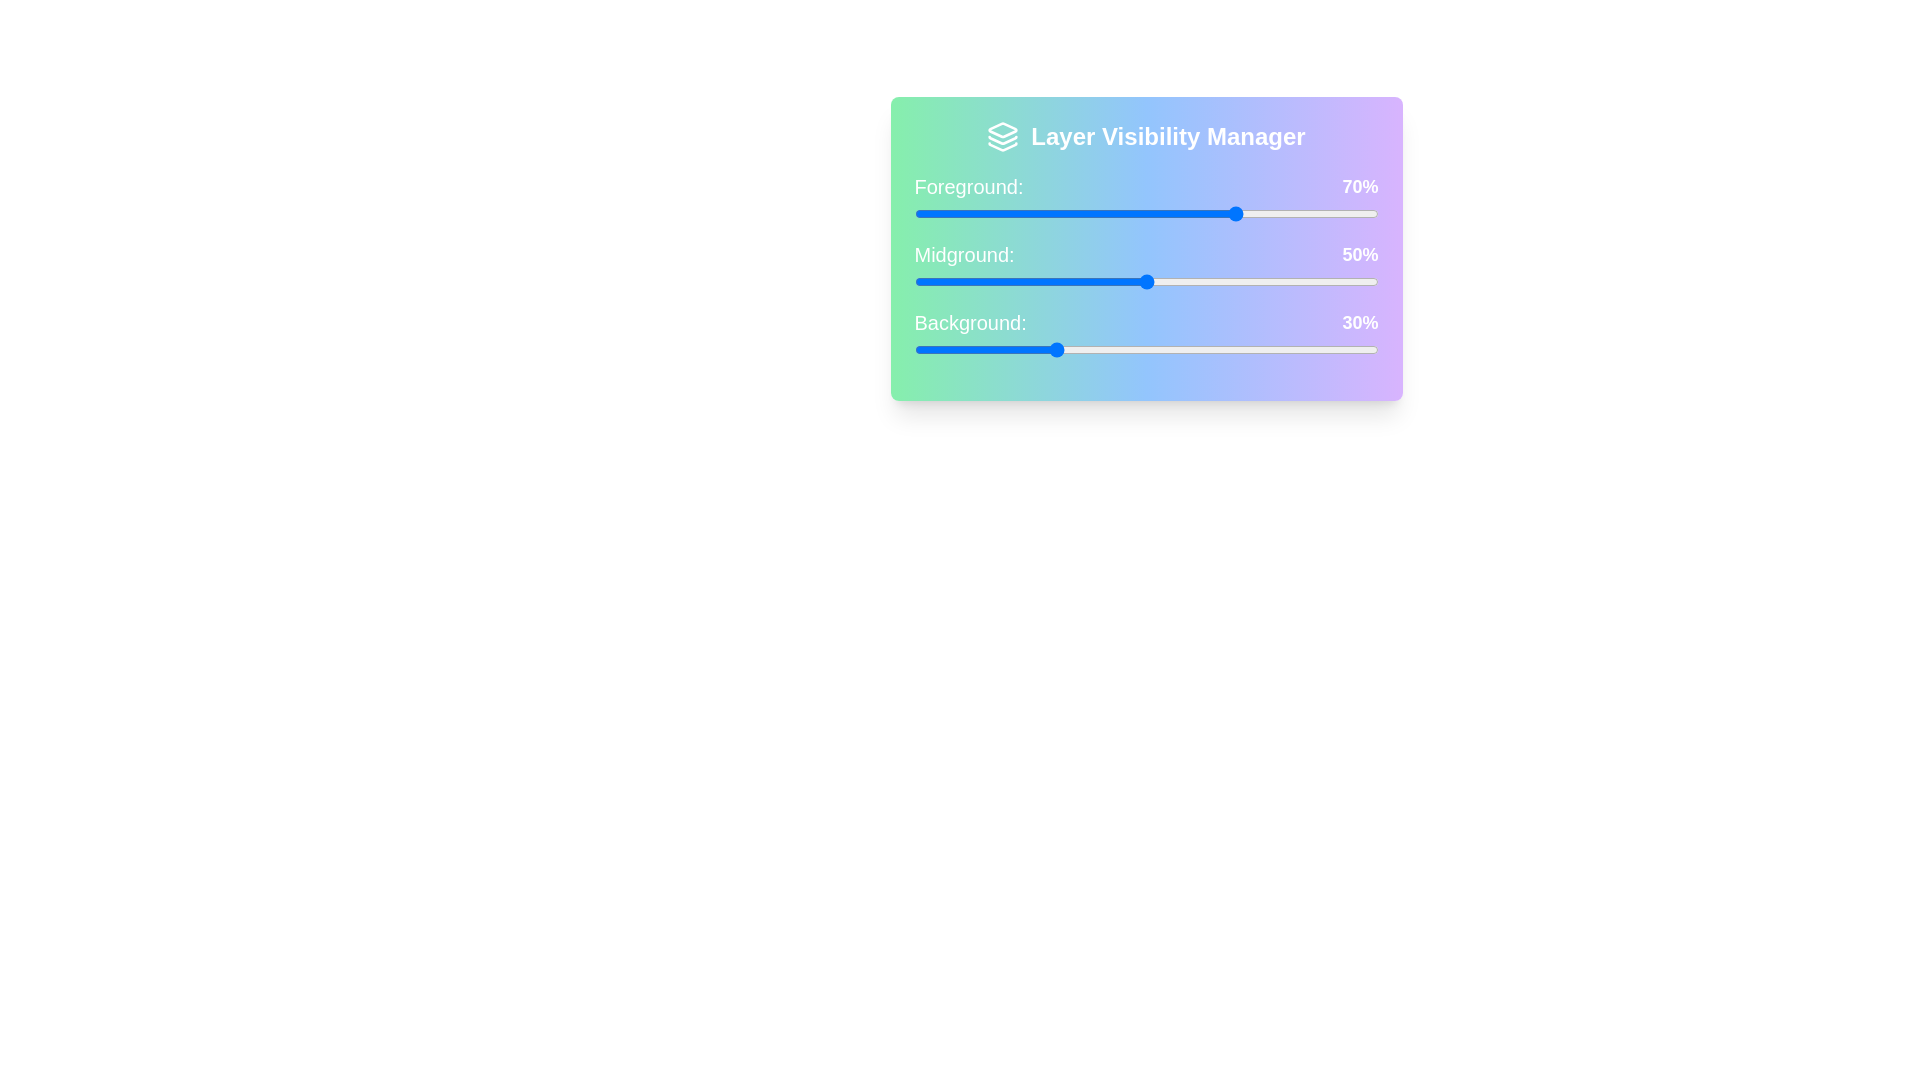  Describe the element at coordinates (1169, 281) in the screenshot. I see `the Midground slider to 55%` at that location.